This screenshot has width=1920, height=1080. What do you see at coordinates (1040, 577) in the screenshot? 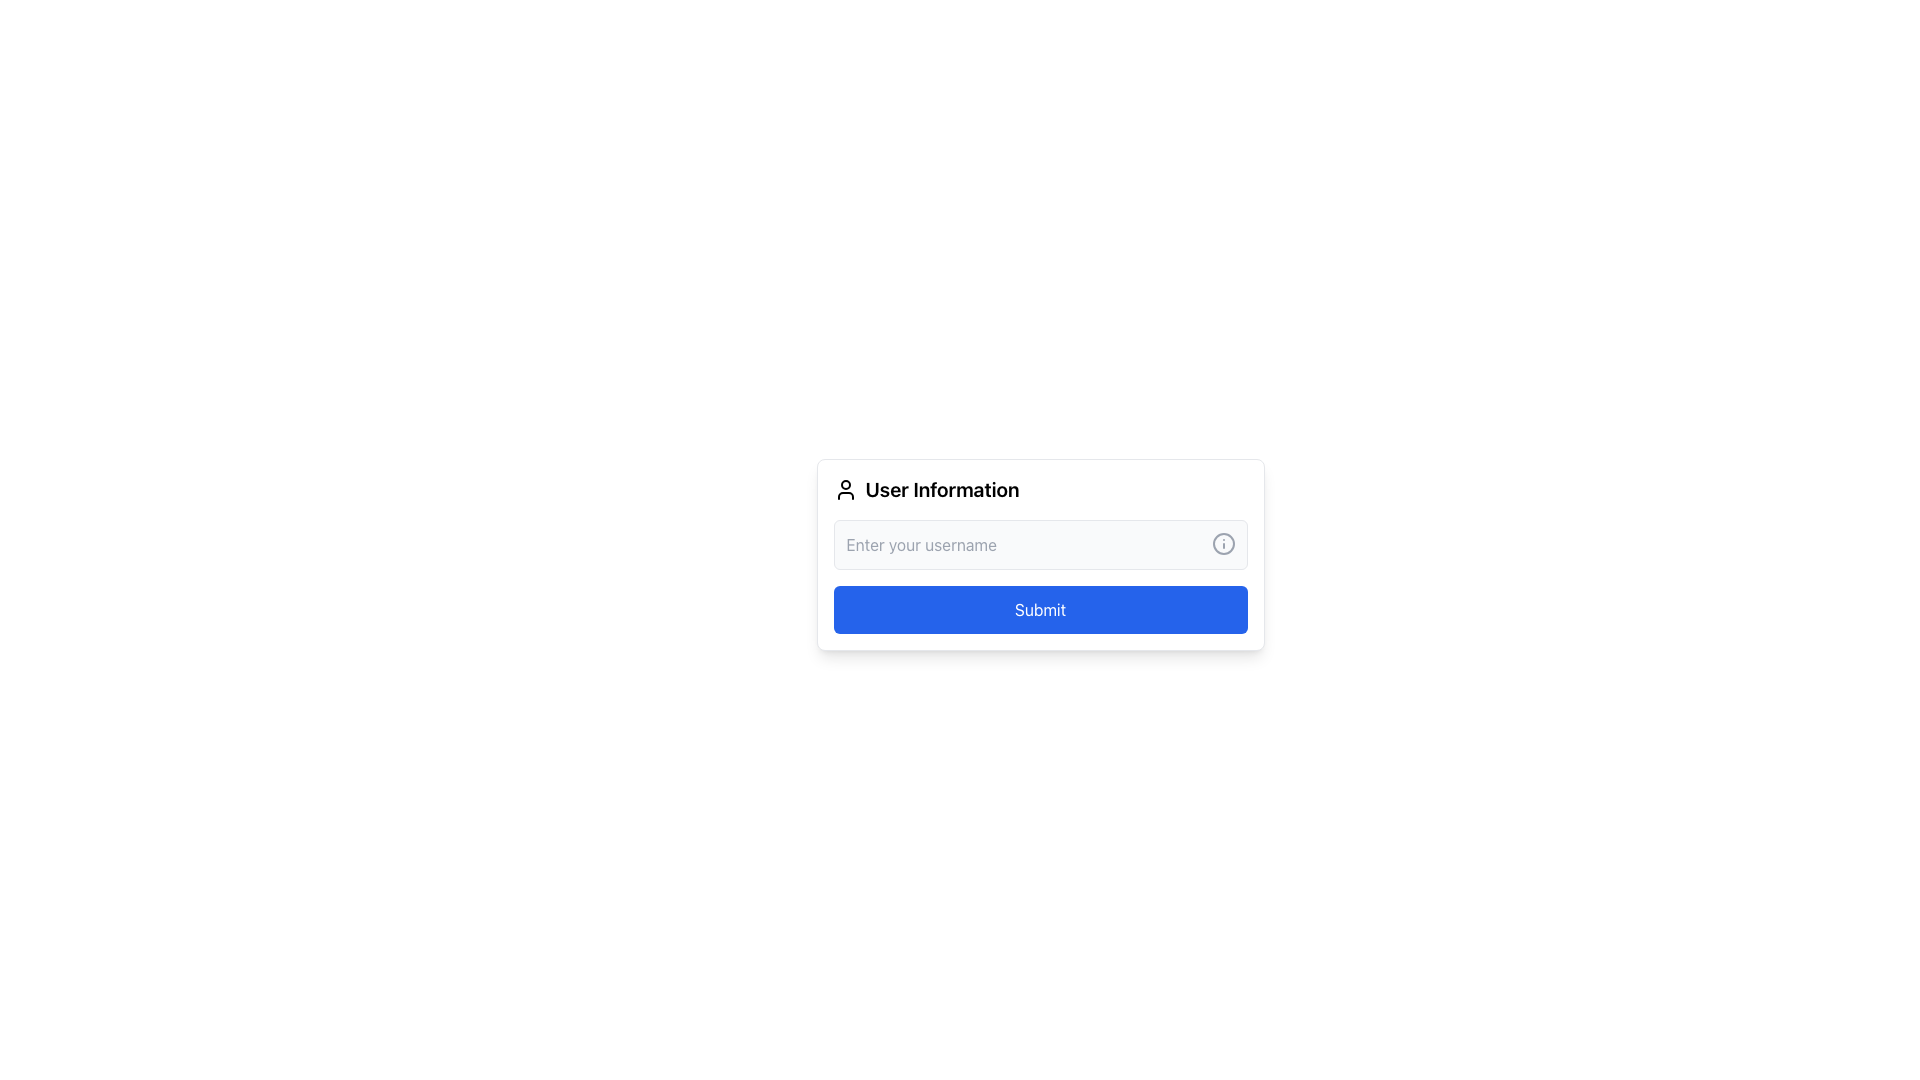
I see `the rectangular 'Submit' button with a blue background and white text located at the bottom of the 'User Information' card` at bounding box center [1040, 577].